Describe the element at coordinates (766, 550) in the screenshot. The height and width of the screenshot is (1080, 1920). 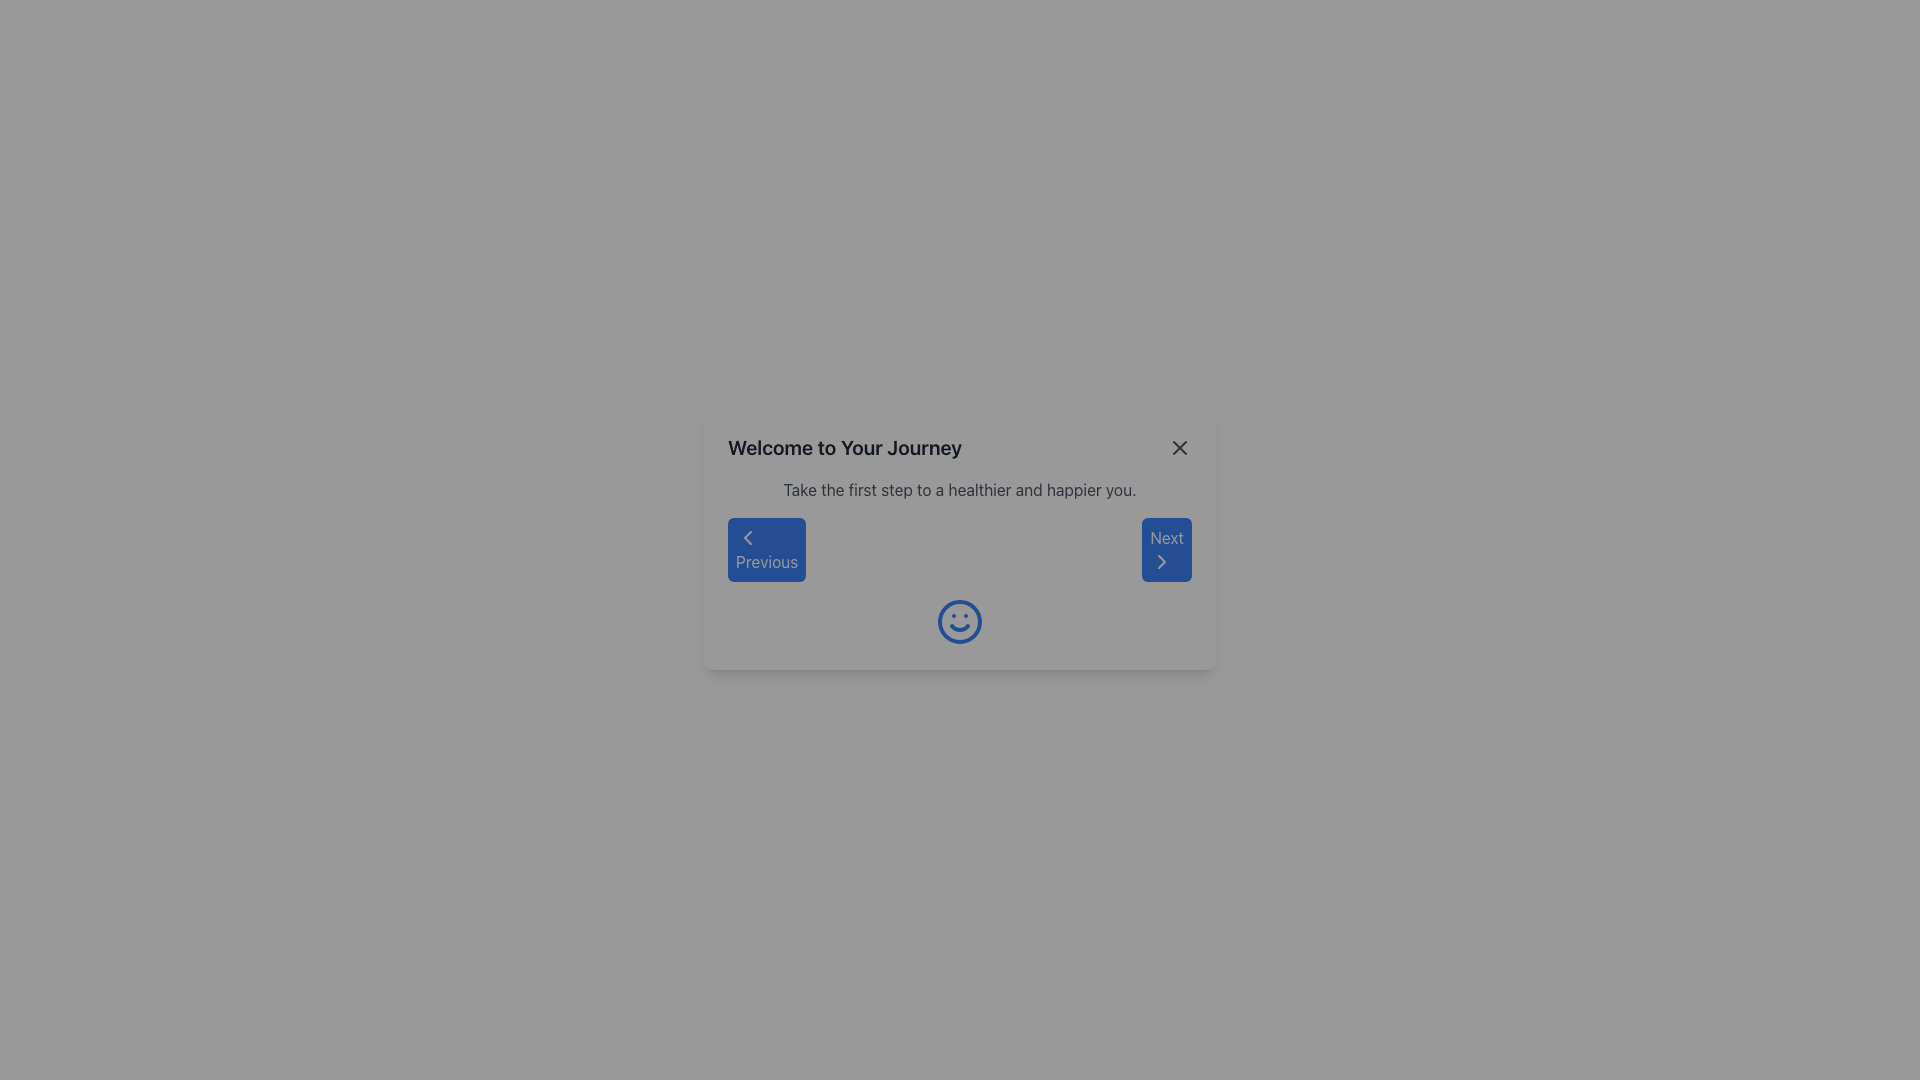
I see `the 'Previous' button located in the horizontal navigation bar` at that location.